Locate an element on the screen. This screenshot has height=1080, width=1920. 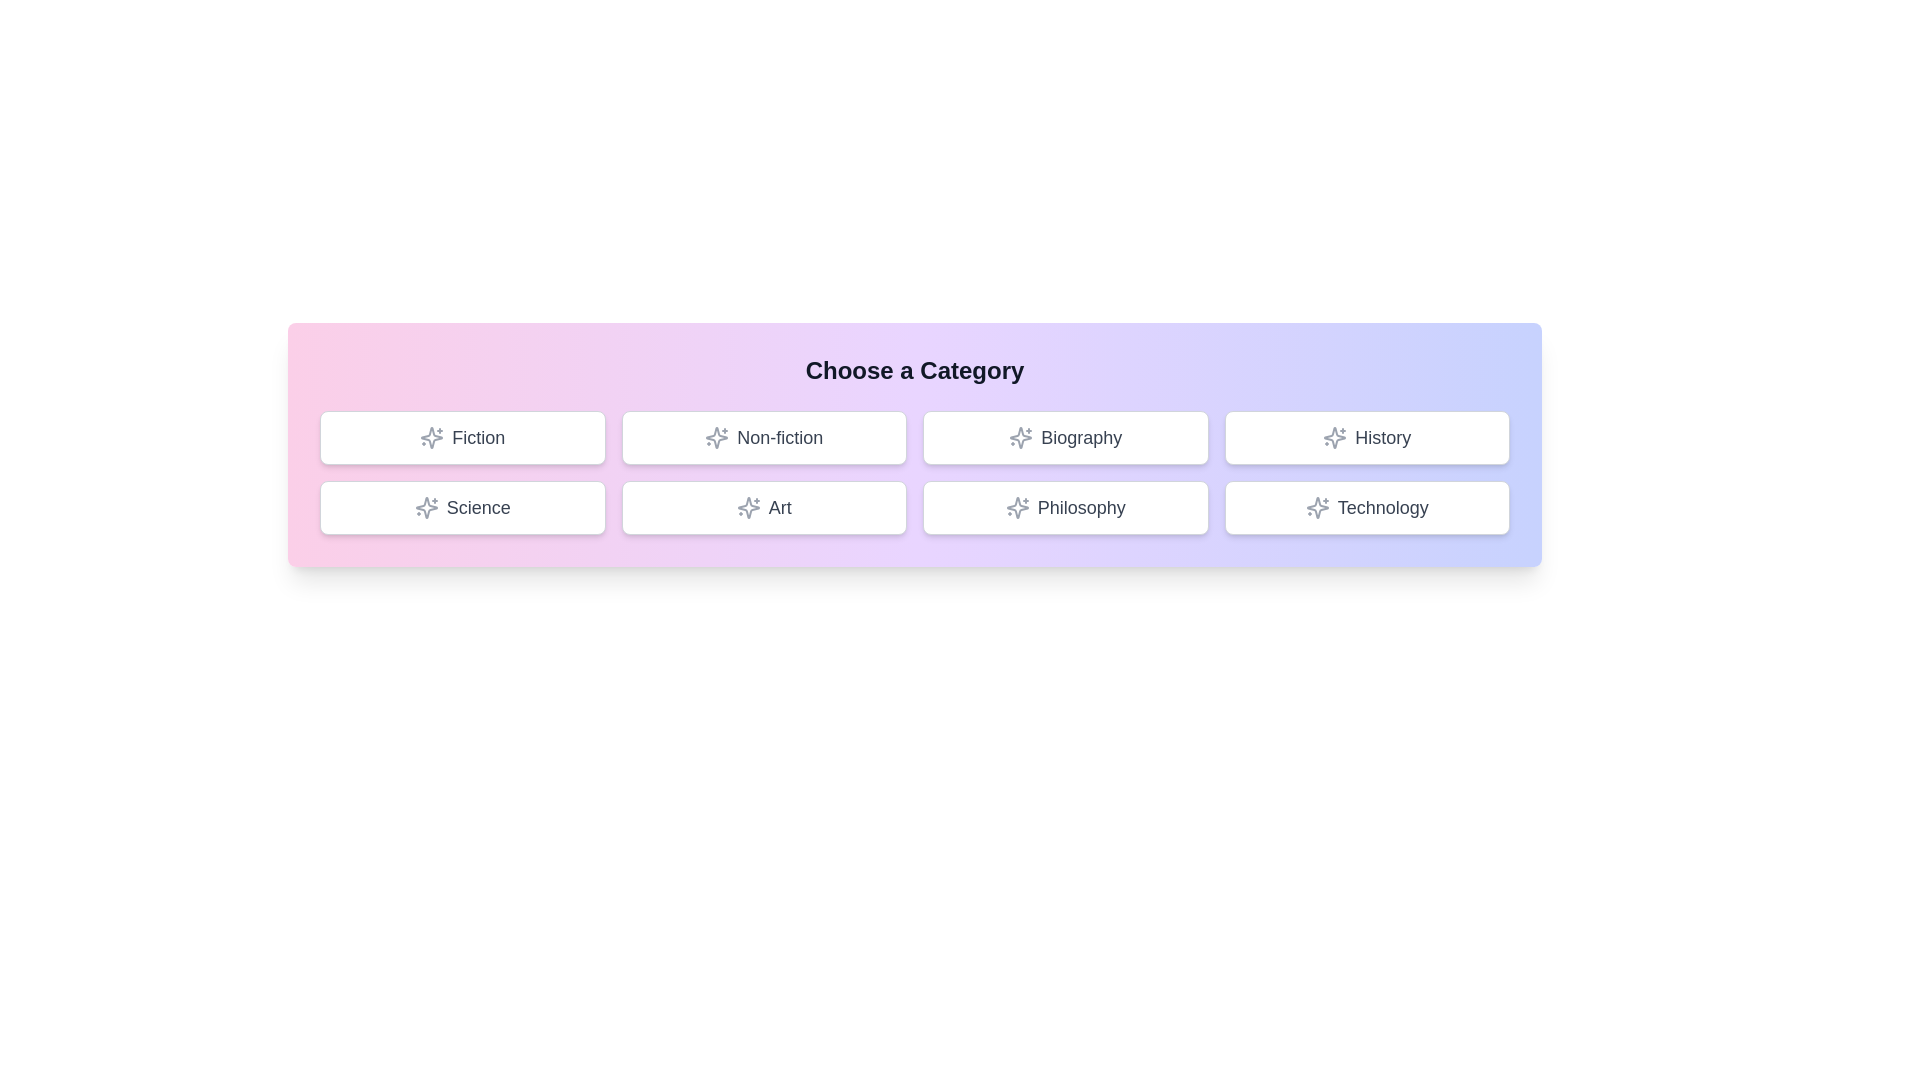
the button labeled Art to select it is located at coordinates (763, 507).